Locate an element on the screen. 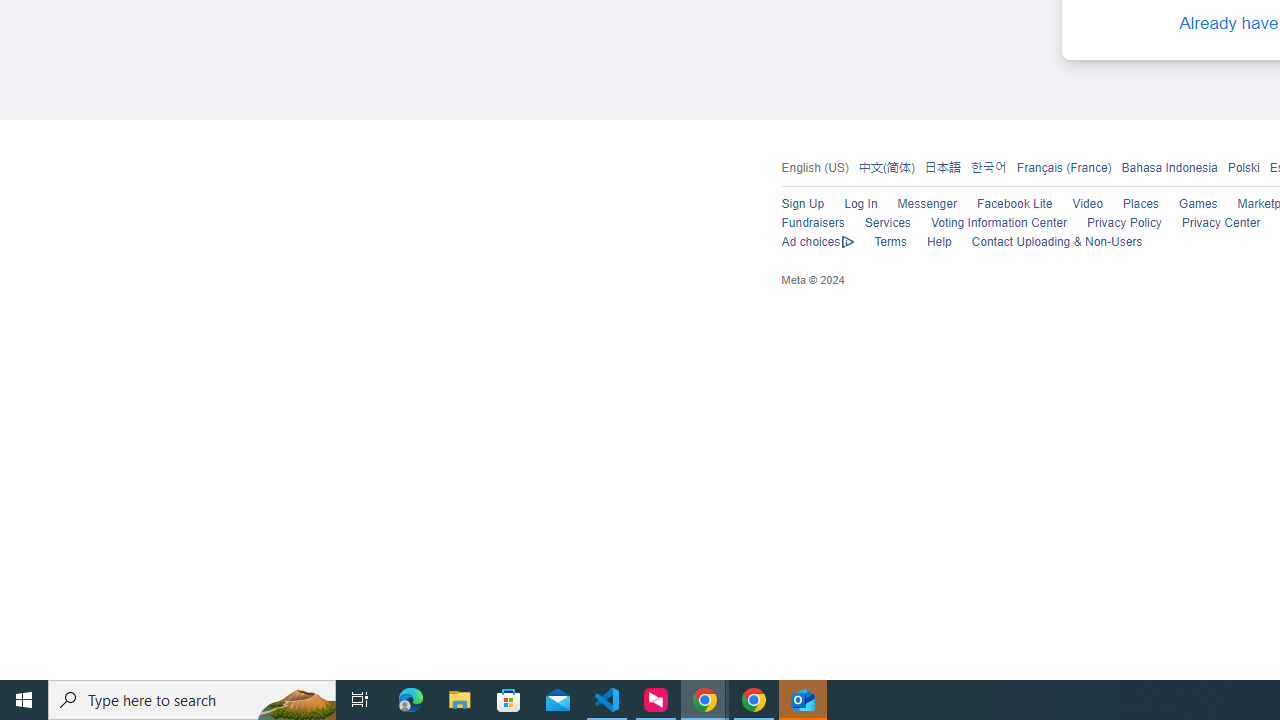 This screenshot has height=720, width=1280. 'Log In' is located at coordinates (860, 204).